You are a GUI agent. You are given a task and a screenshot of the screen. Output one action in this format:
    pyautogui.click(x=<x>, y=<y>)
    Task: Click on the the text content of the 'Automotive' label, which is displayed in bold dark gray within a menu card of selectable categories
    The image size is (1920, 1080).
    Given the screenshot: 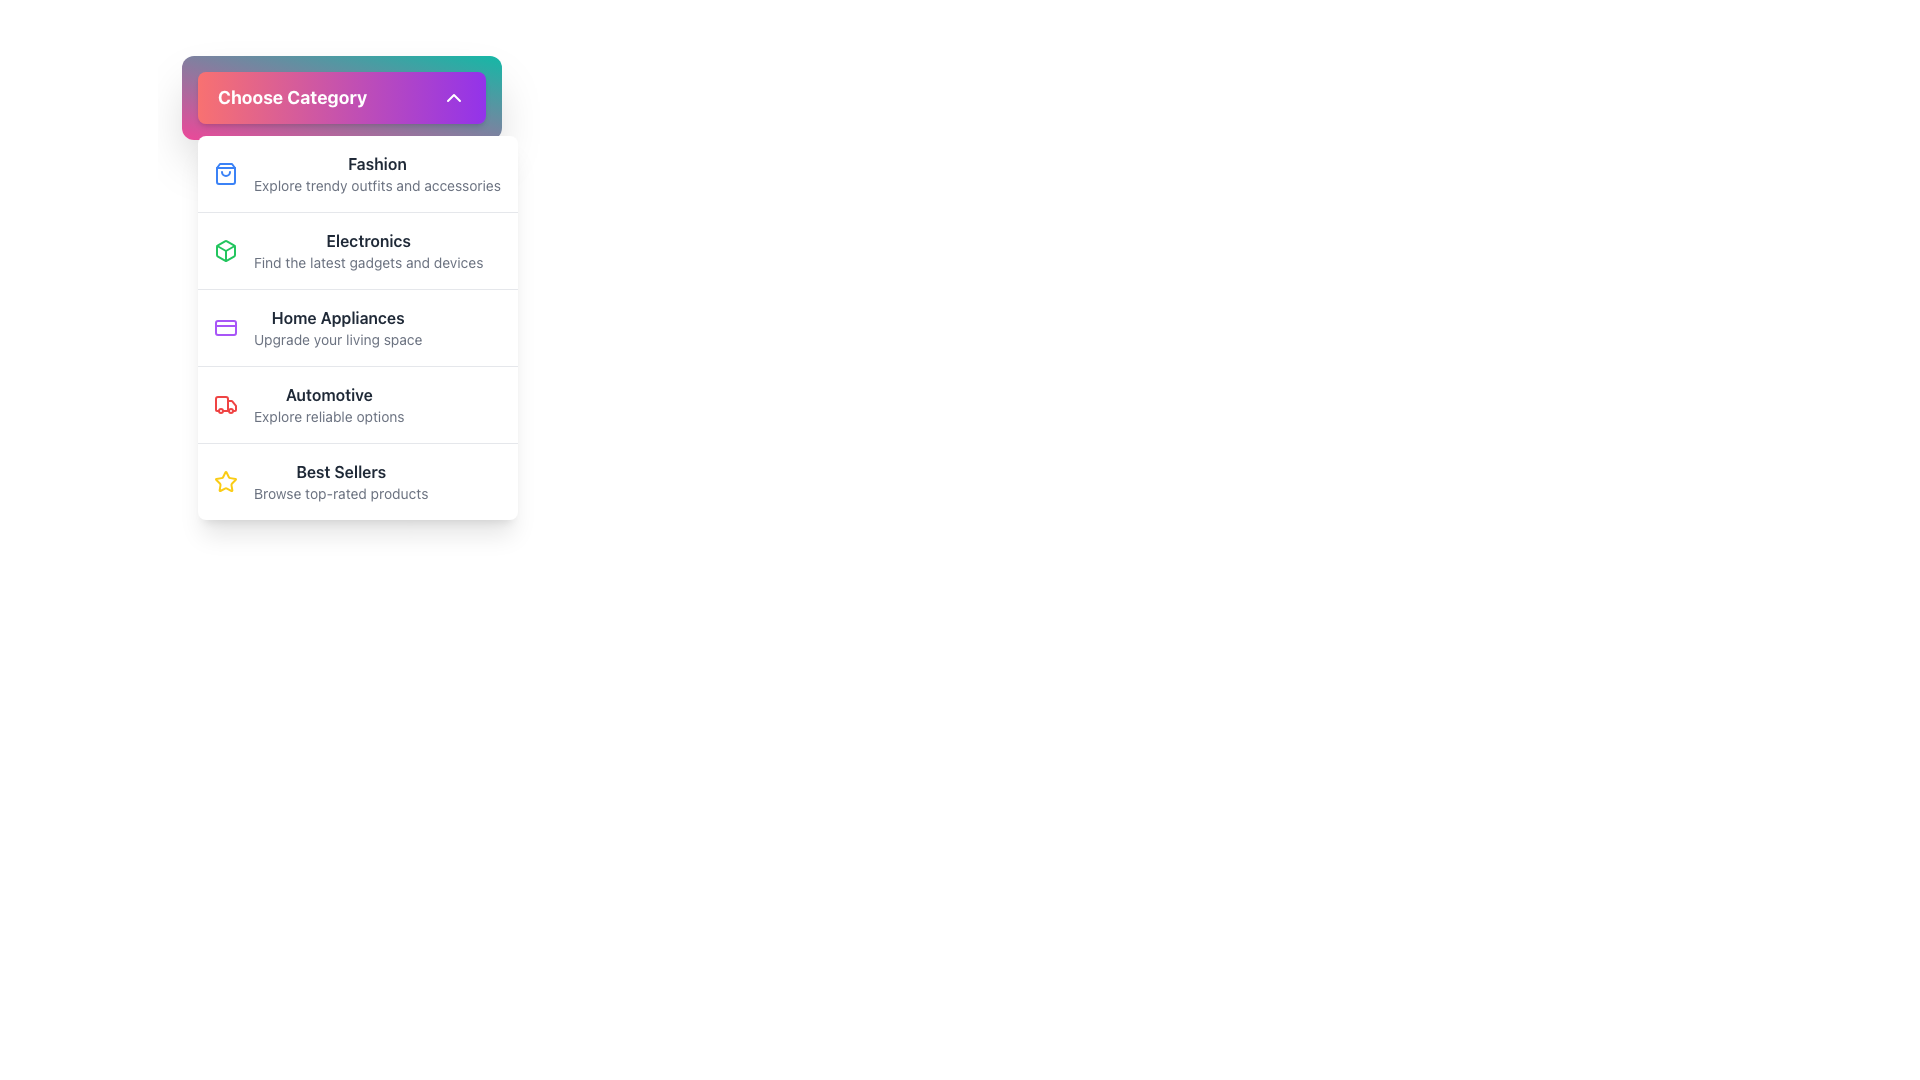 What is the action you would take?
    pyautogui.click(x=329, y=394)
    